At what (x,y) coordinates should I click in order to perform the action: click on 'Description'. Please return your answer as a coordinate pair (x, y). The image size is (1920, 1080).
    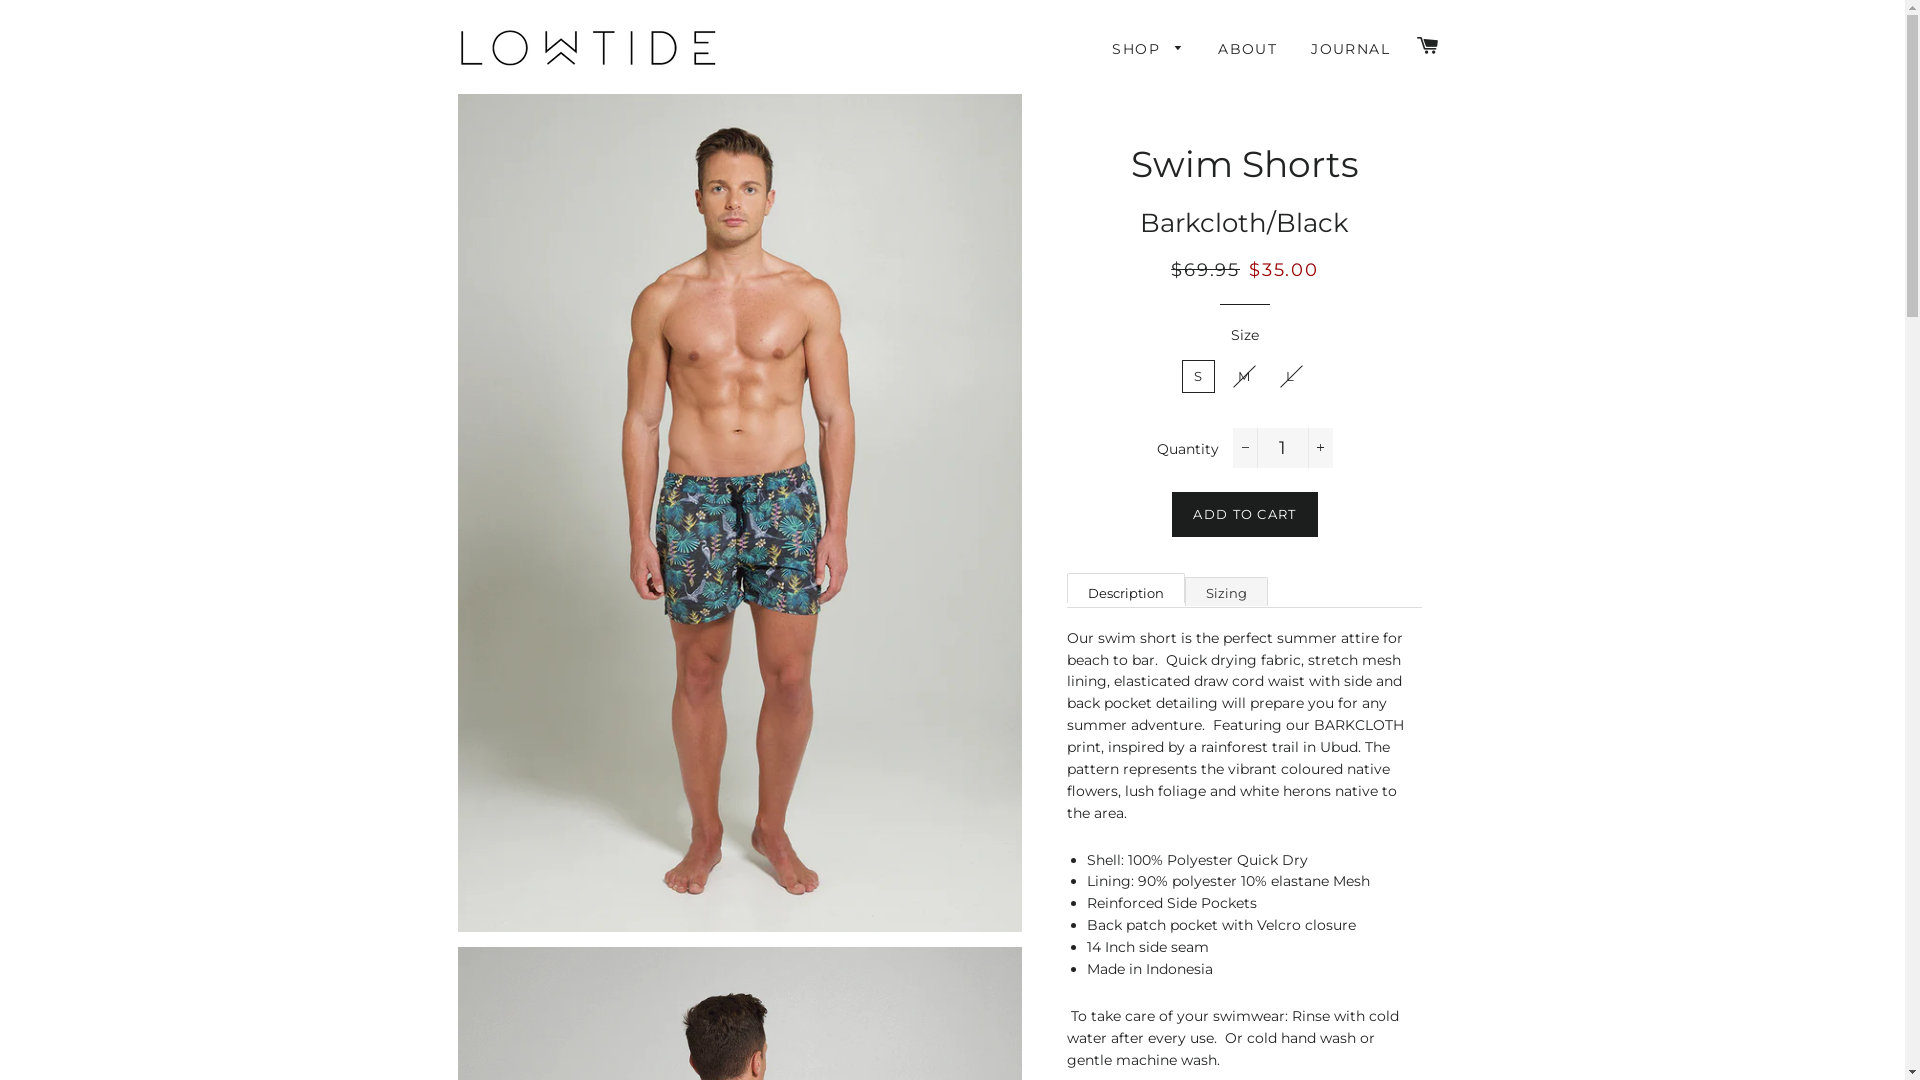
    Looking at the image, I should click on (1065, 586).